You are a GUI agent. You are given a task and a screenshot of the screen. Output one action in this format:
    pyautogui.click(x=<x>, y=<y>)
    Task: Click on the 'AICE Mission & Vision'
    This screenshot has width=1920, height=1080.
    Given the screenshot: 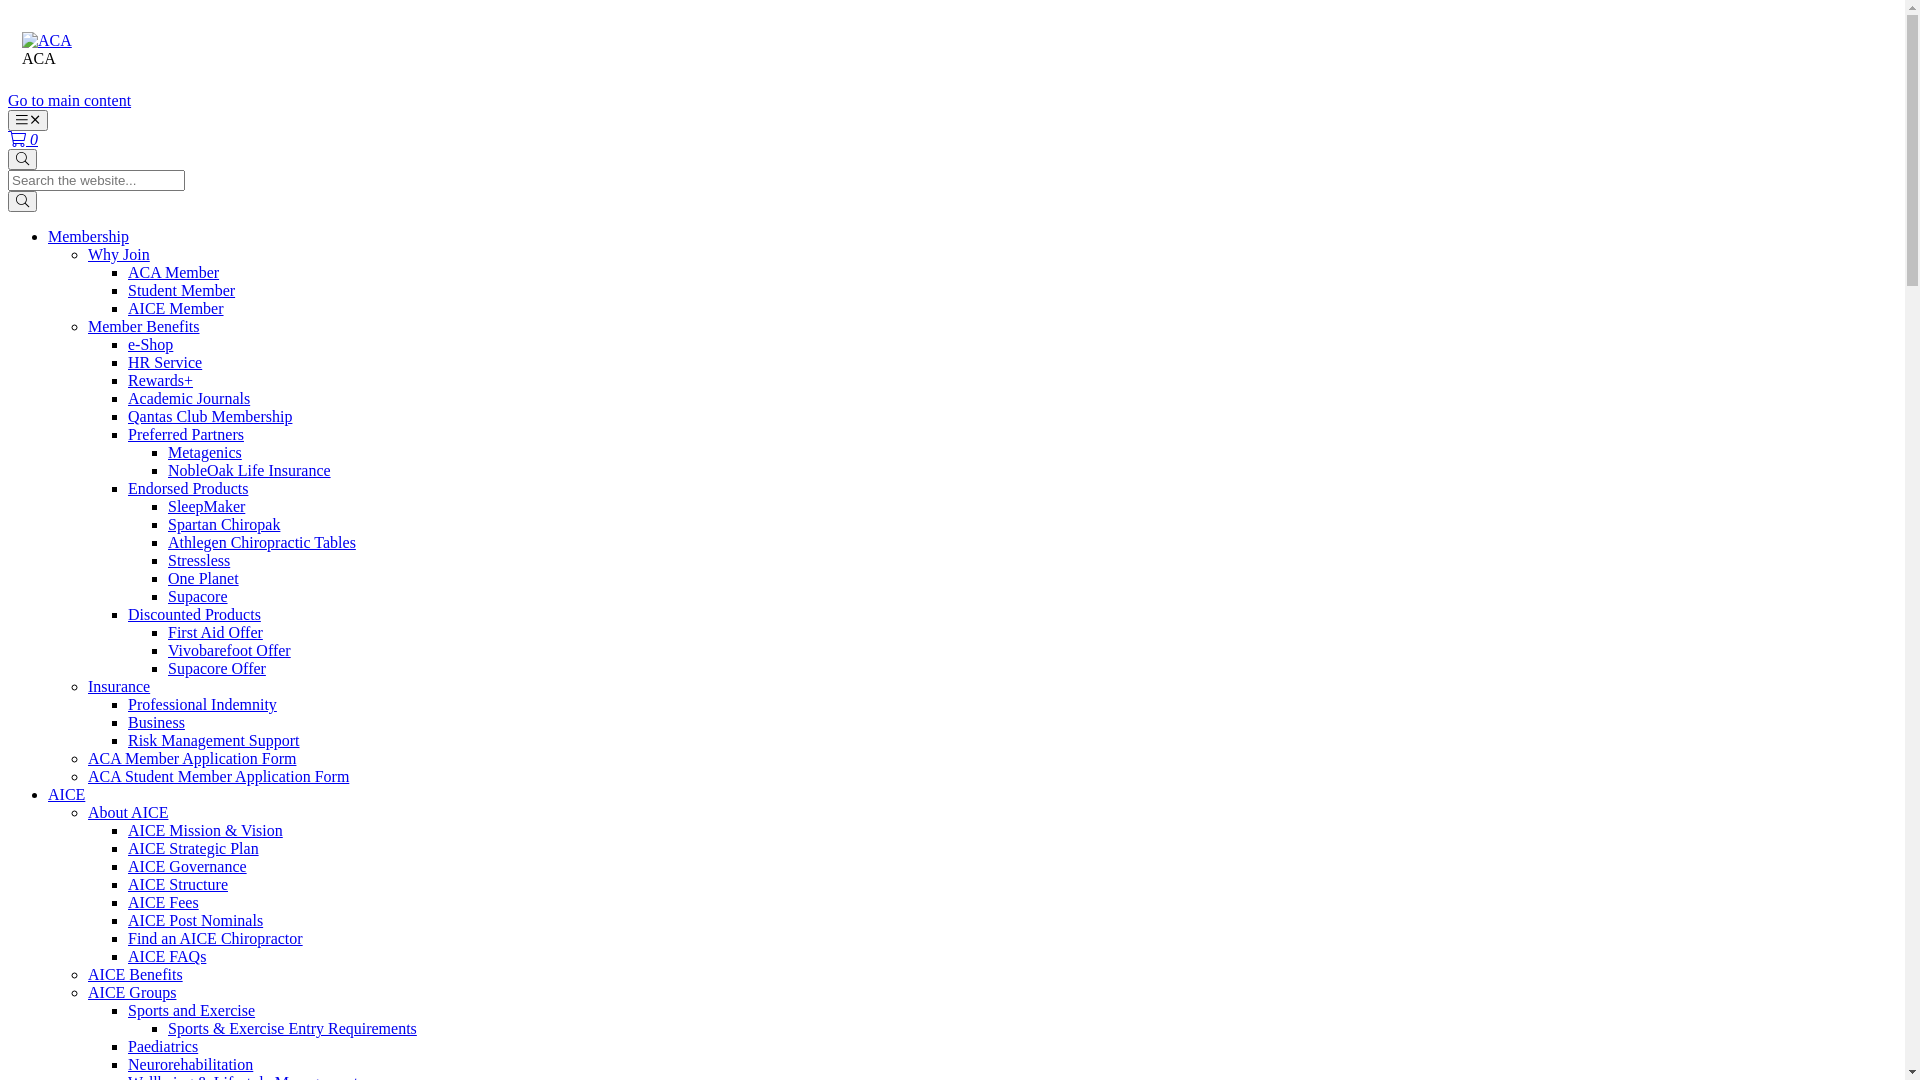 What is the action you would take?
    pyautogui.click(x=205, y=830)
    